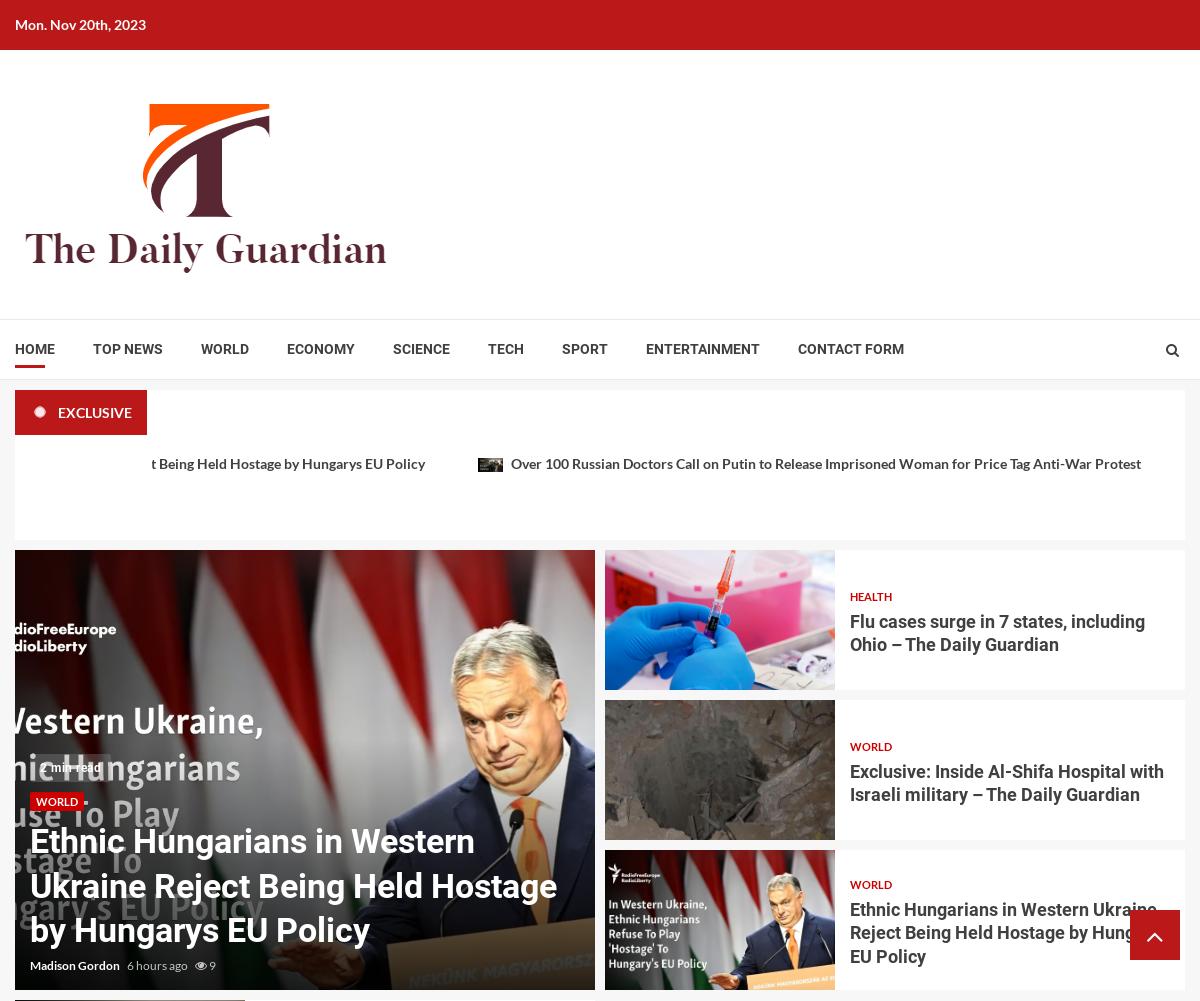 Image resolution: width=1200 pixels, height=1001 pixels. What do you see at coordinates (711, 964) in the screenshot?
I see `'14 hours ago'` at bounding box center [711, 964].